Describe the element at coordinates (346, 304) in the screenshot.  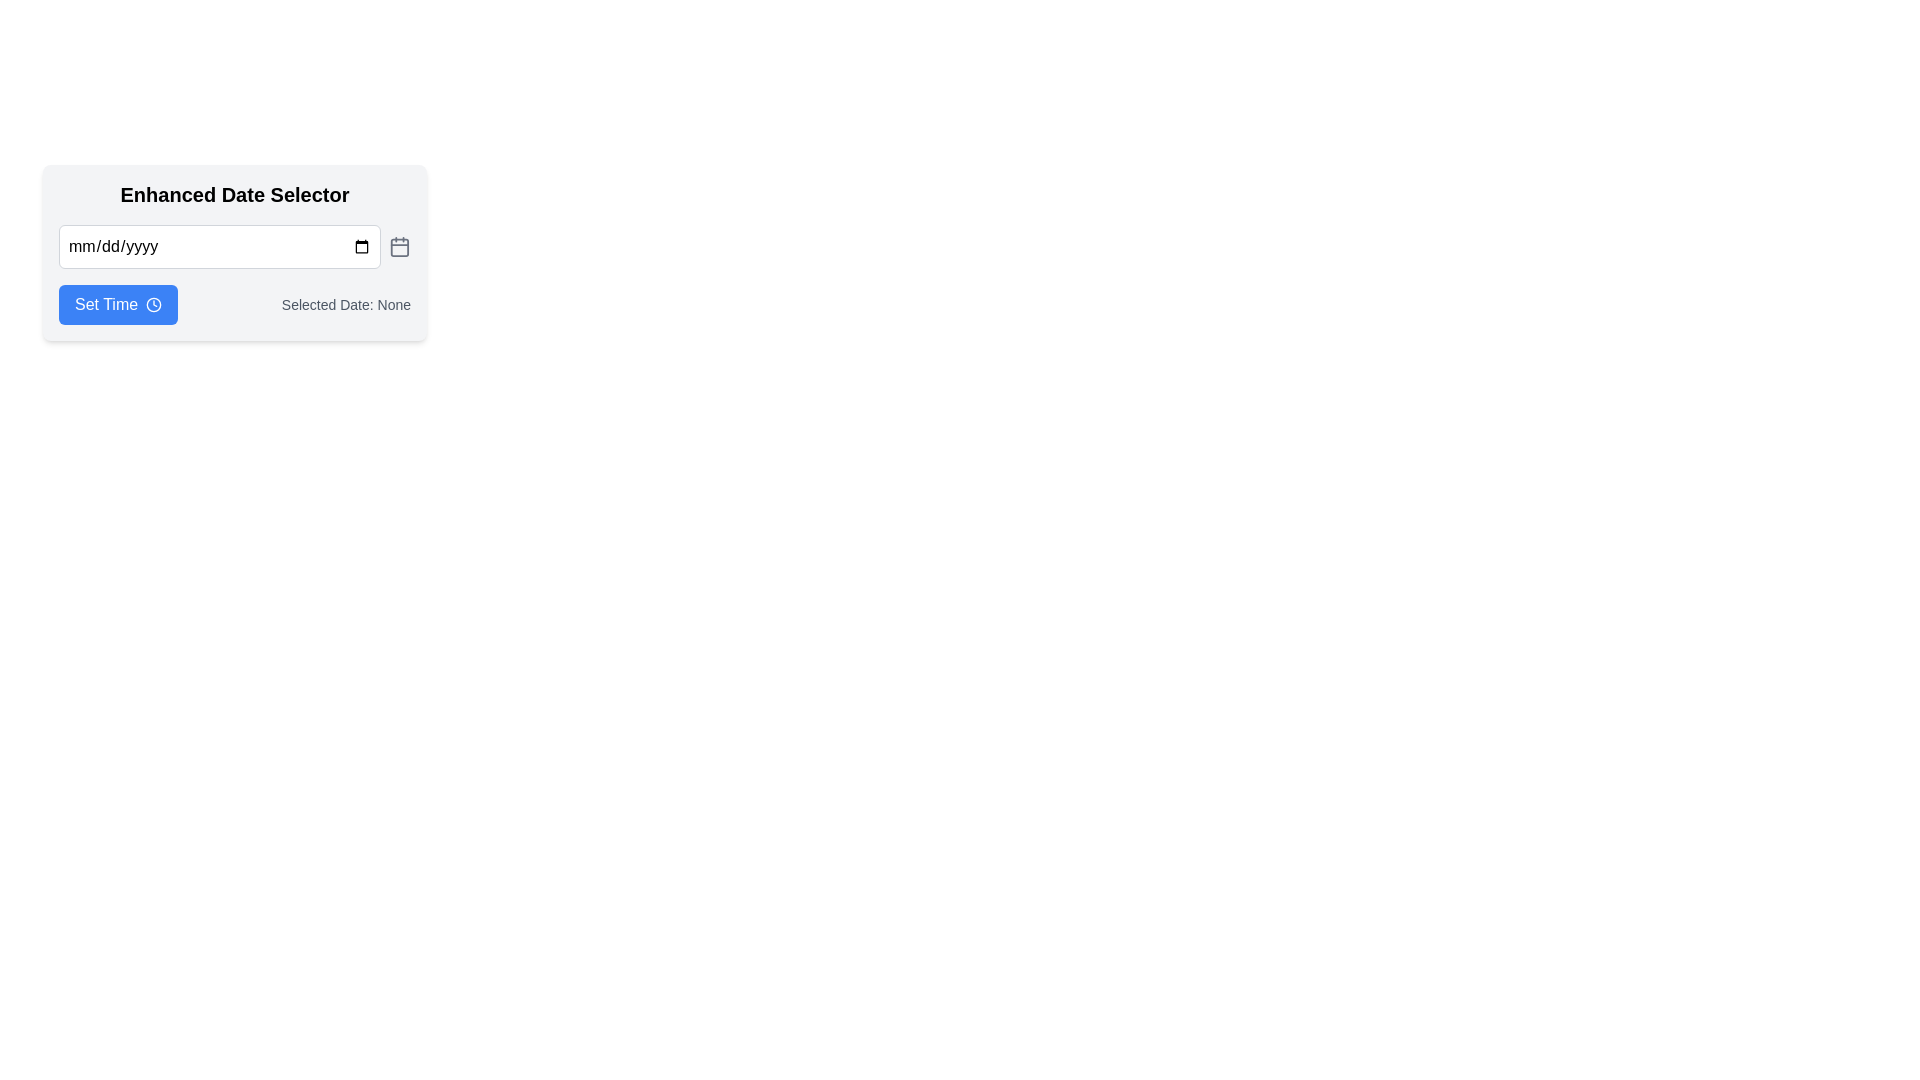
I see `the Text Display that shows 'Selected Date: None' in light gray color, positioned to the right of the 'Set Time' button` at that location.